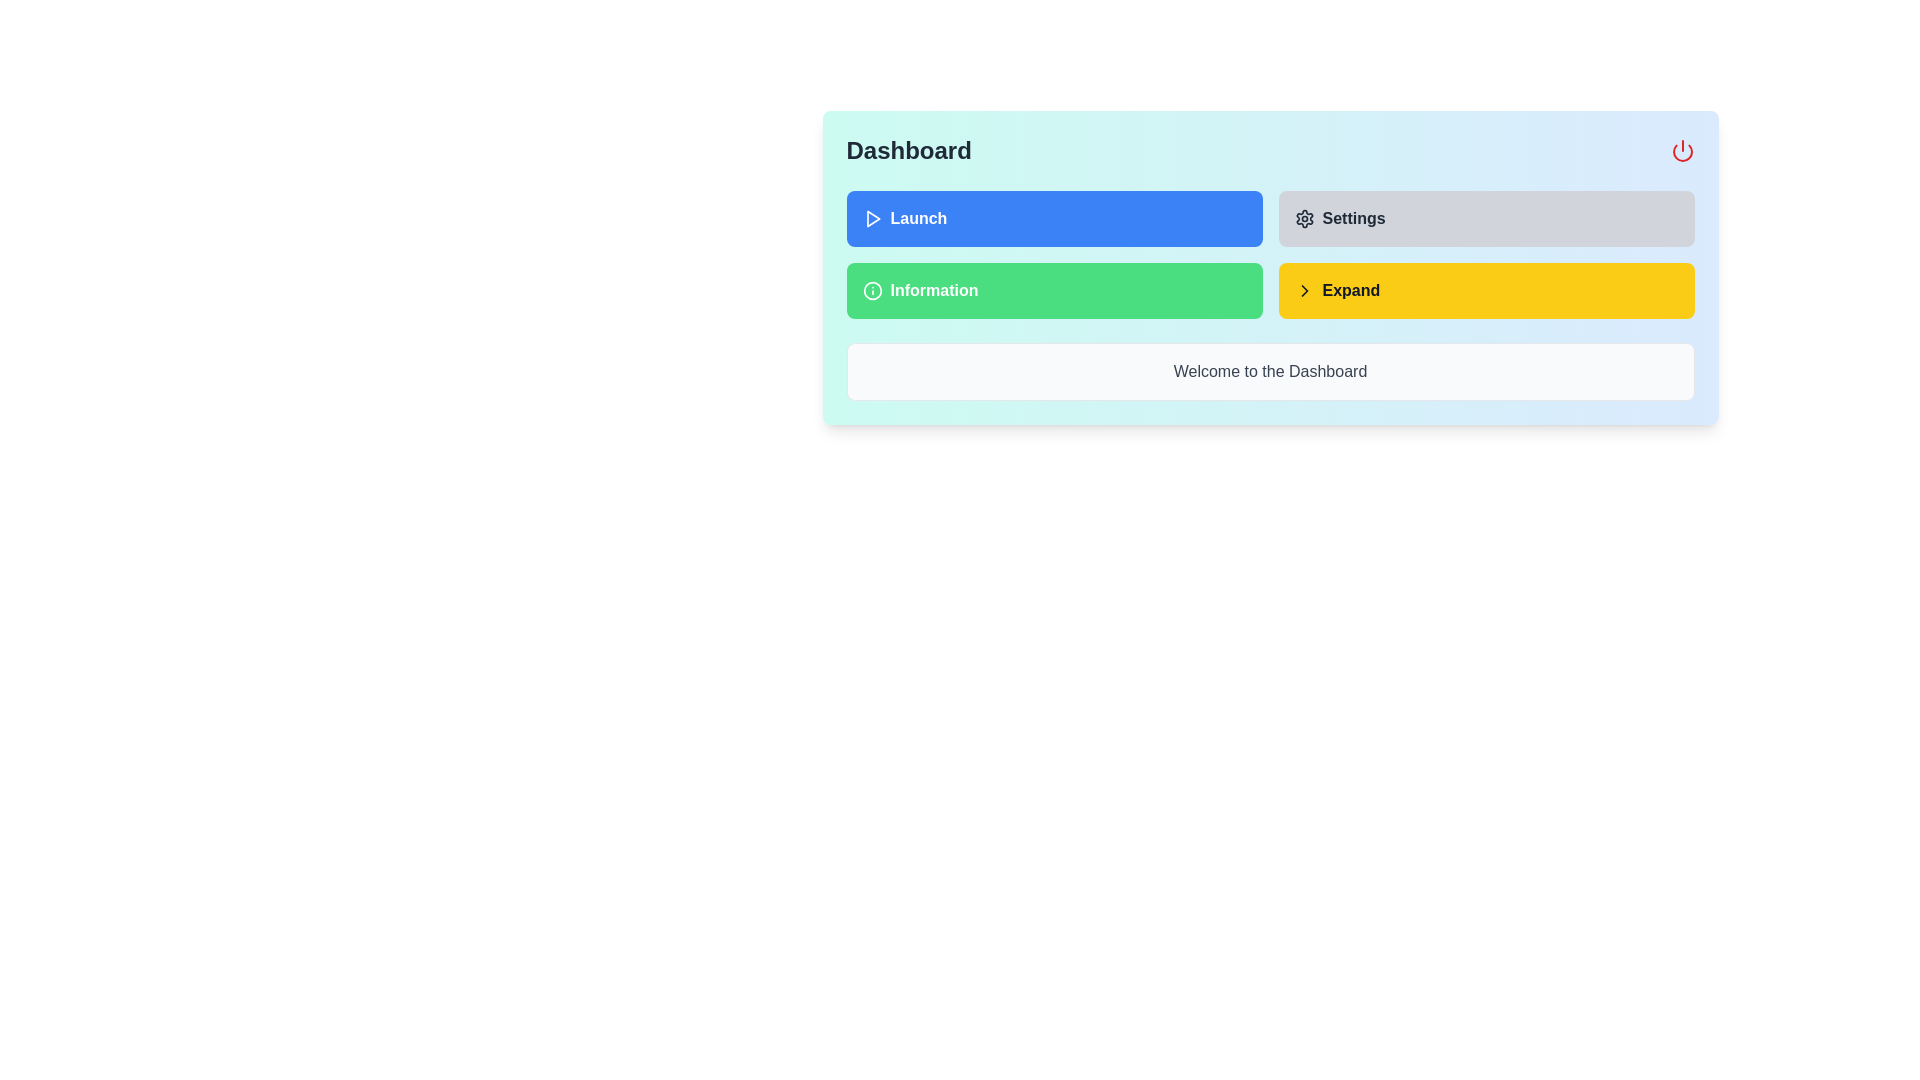 The height and width of the screenshot is (1080, 1920). Describe the element at coordinates (872, 290) in the screenshot. I see `the outermost circular element of the 'Information' icon, which is a circular icon with no fill and a stroke outline, located centrally inside the green rectangle labeled 'Information' in the dashboard` at that location.